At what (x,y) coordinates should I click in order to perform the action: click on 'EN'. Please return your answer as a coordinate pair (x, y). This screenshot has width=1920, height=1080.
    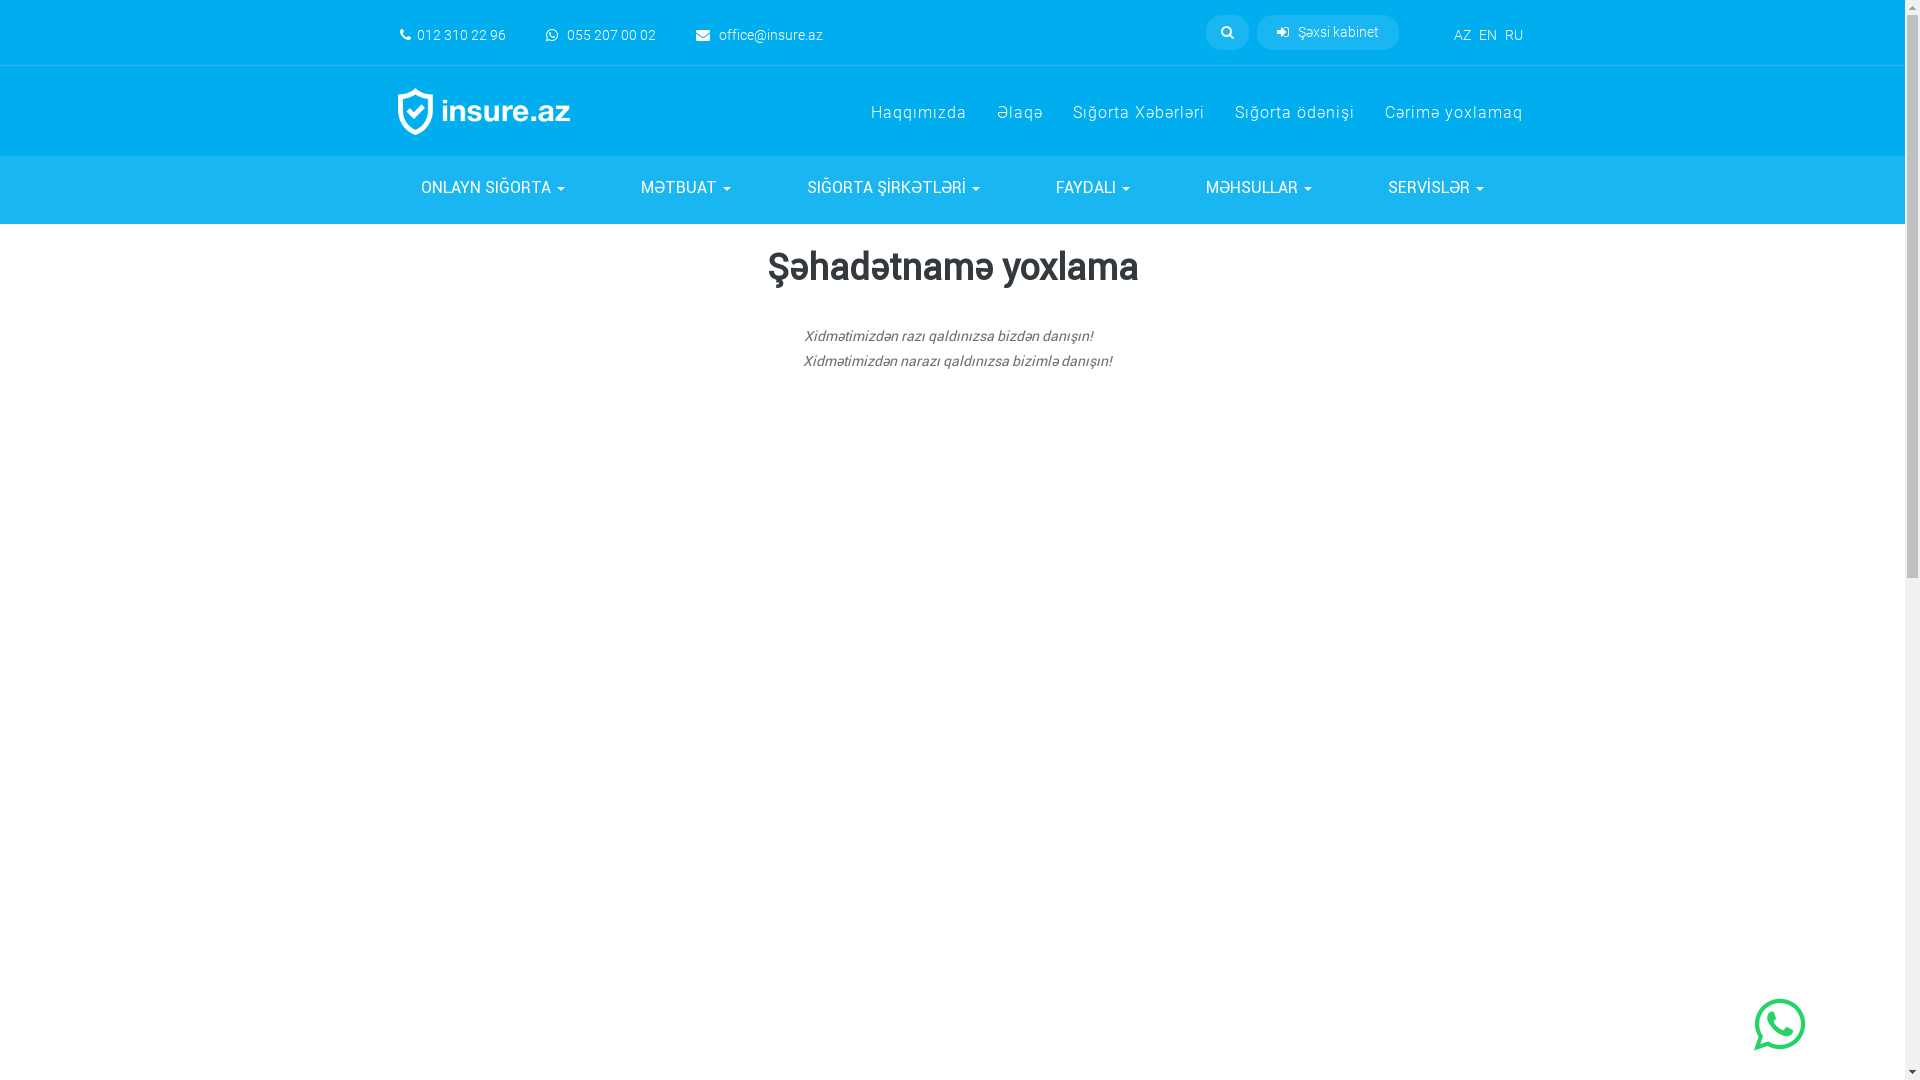
    Looking at the image, I should click on (1487, 34).